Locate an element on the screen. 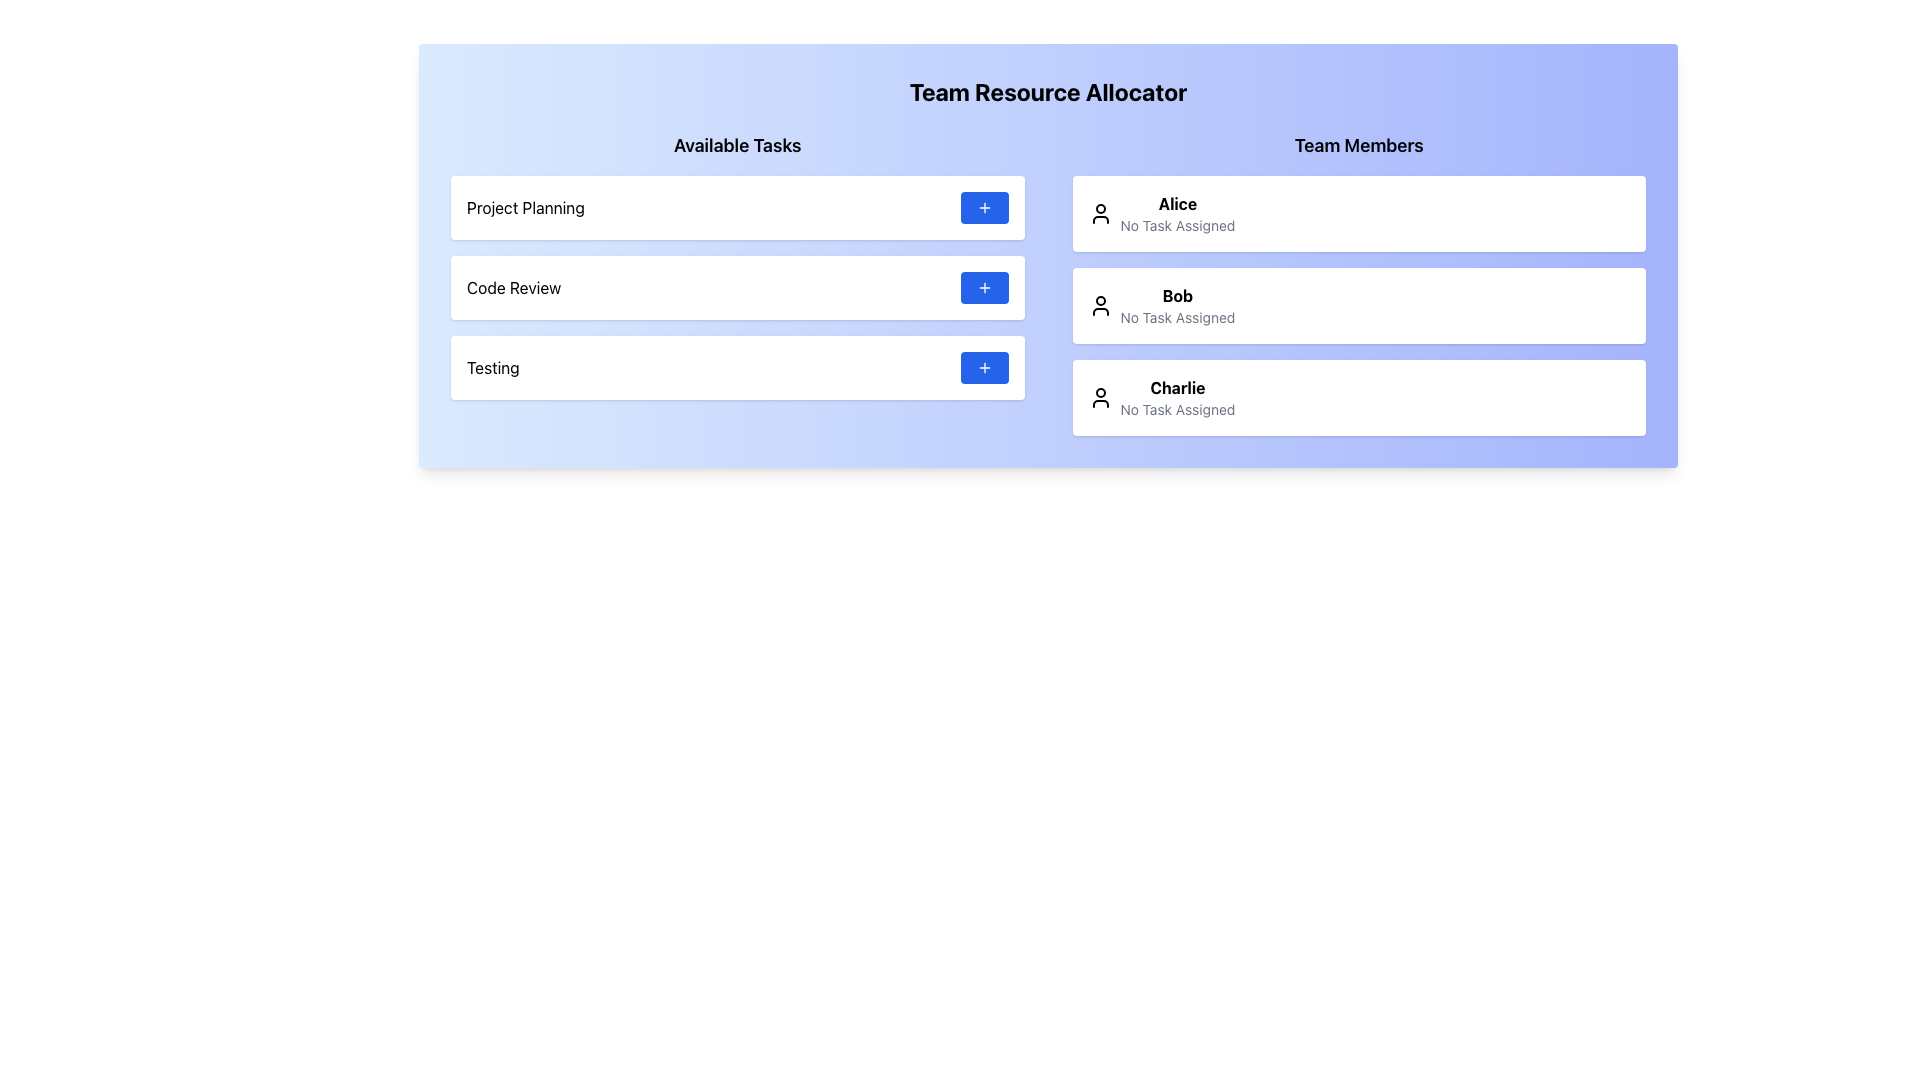  the light gray static text displaying 'No Task Assigned' located below 'Charlie' in the 'Team Members' section is located at coordinates (1177, 408).